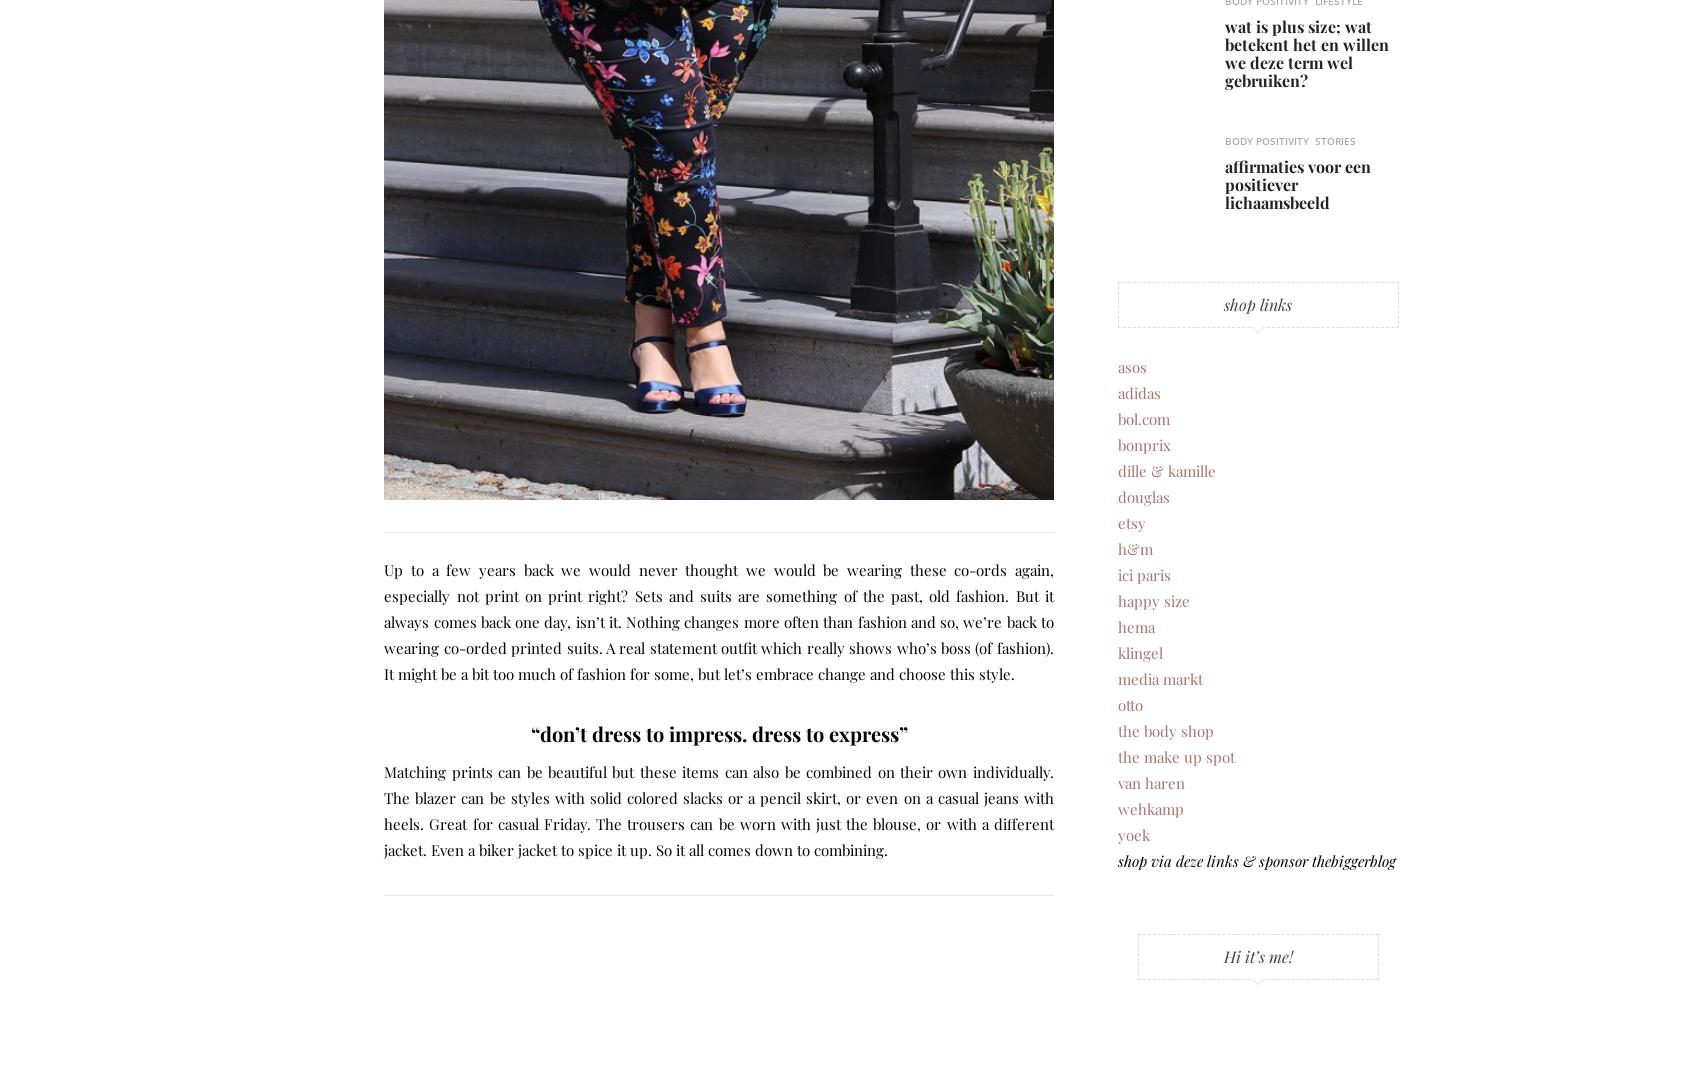 This screenshot has width=1692, height=1071. What do you see at coordinates (1306, 51) in the screenshot?
I see `'wat is plus size; wat betekent het en willen we deze term wel gebruiken?'` at bounding box center [1306, 51].